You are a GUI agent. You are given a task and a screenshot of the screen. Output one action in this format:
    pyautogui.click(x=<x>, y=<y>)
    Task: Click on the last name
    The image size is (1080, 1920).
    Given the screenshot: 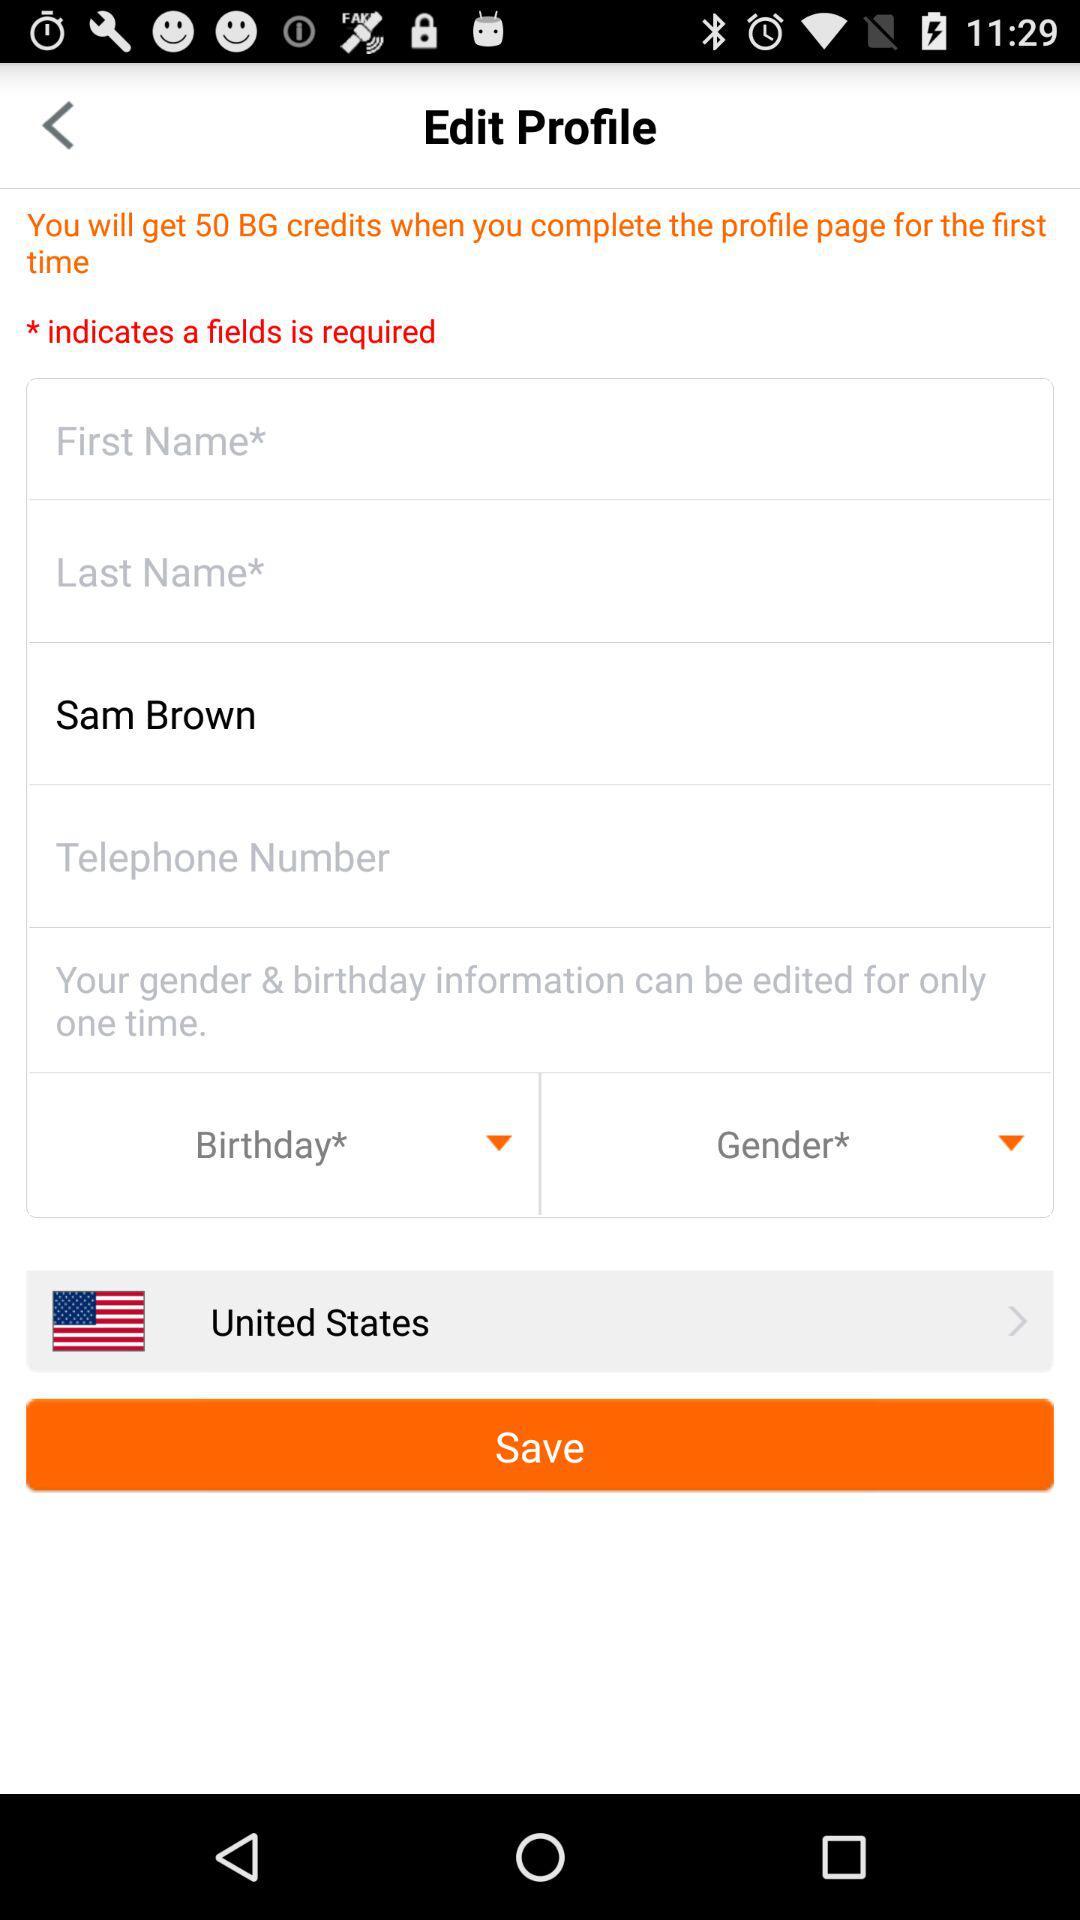 What is the action you would take?
    pyautogui.click(x=540, y=570)
    